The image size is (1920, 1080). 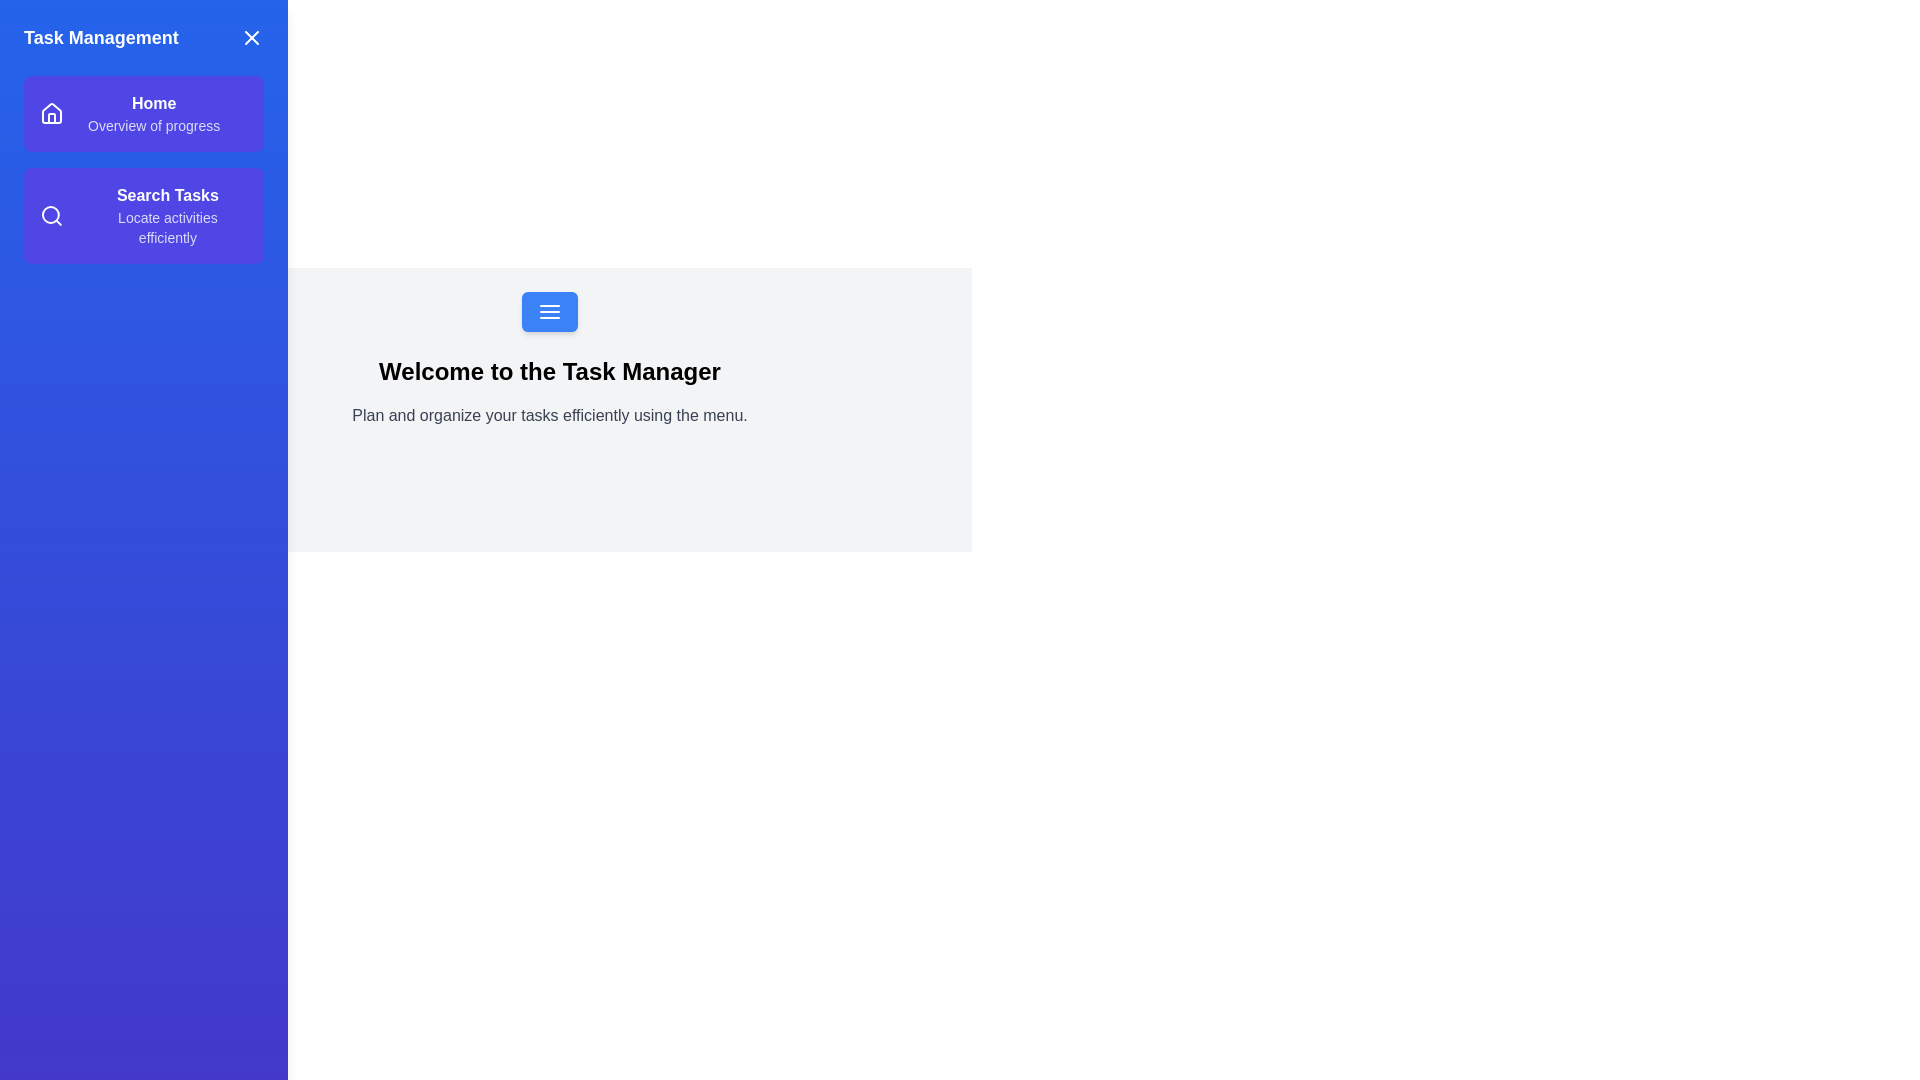 I want to click on the menu item labeled 'Search Tasks' to observe its hover effect, so click(x=143, y=216).